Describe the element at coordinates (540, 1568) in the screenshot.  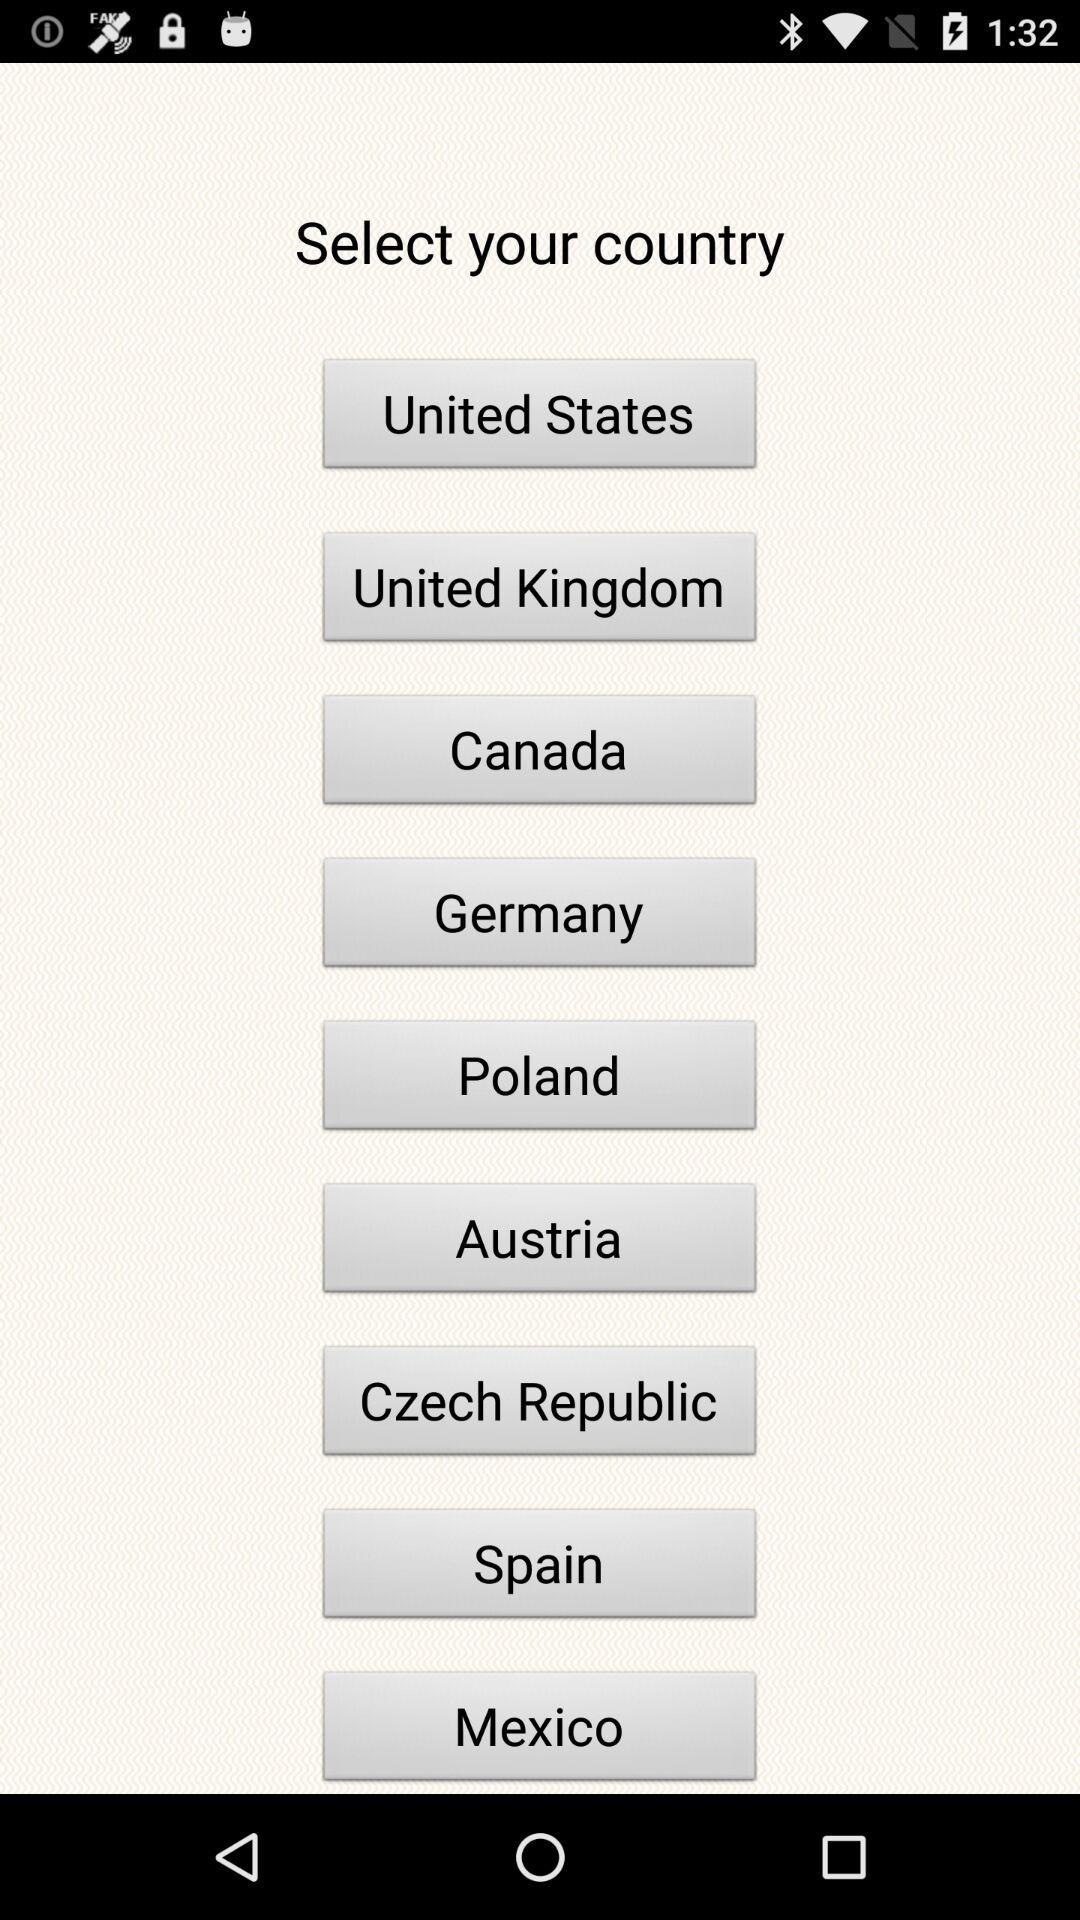
I see `item above mexico item` at that location.